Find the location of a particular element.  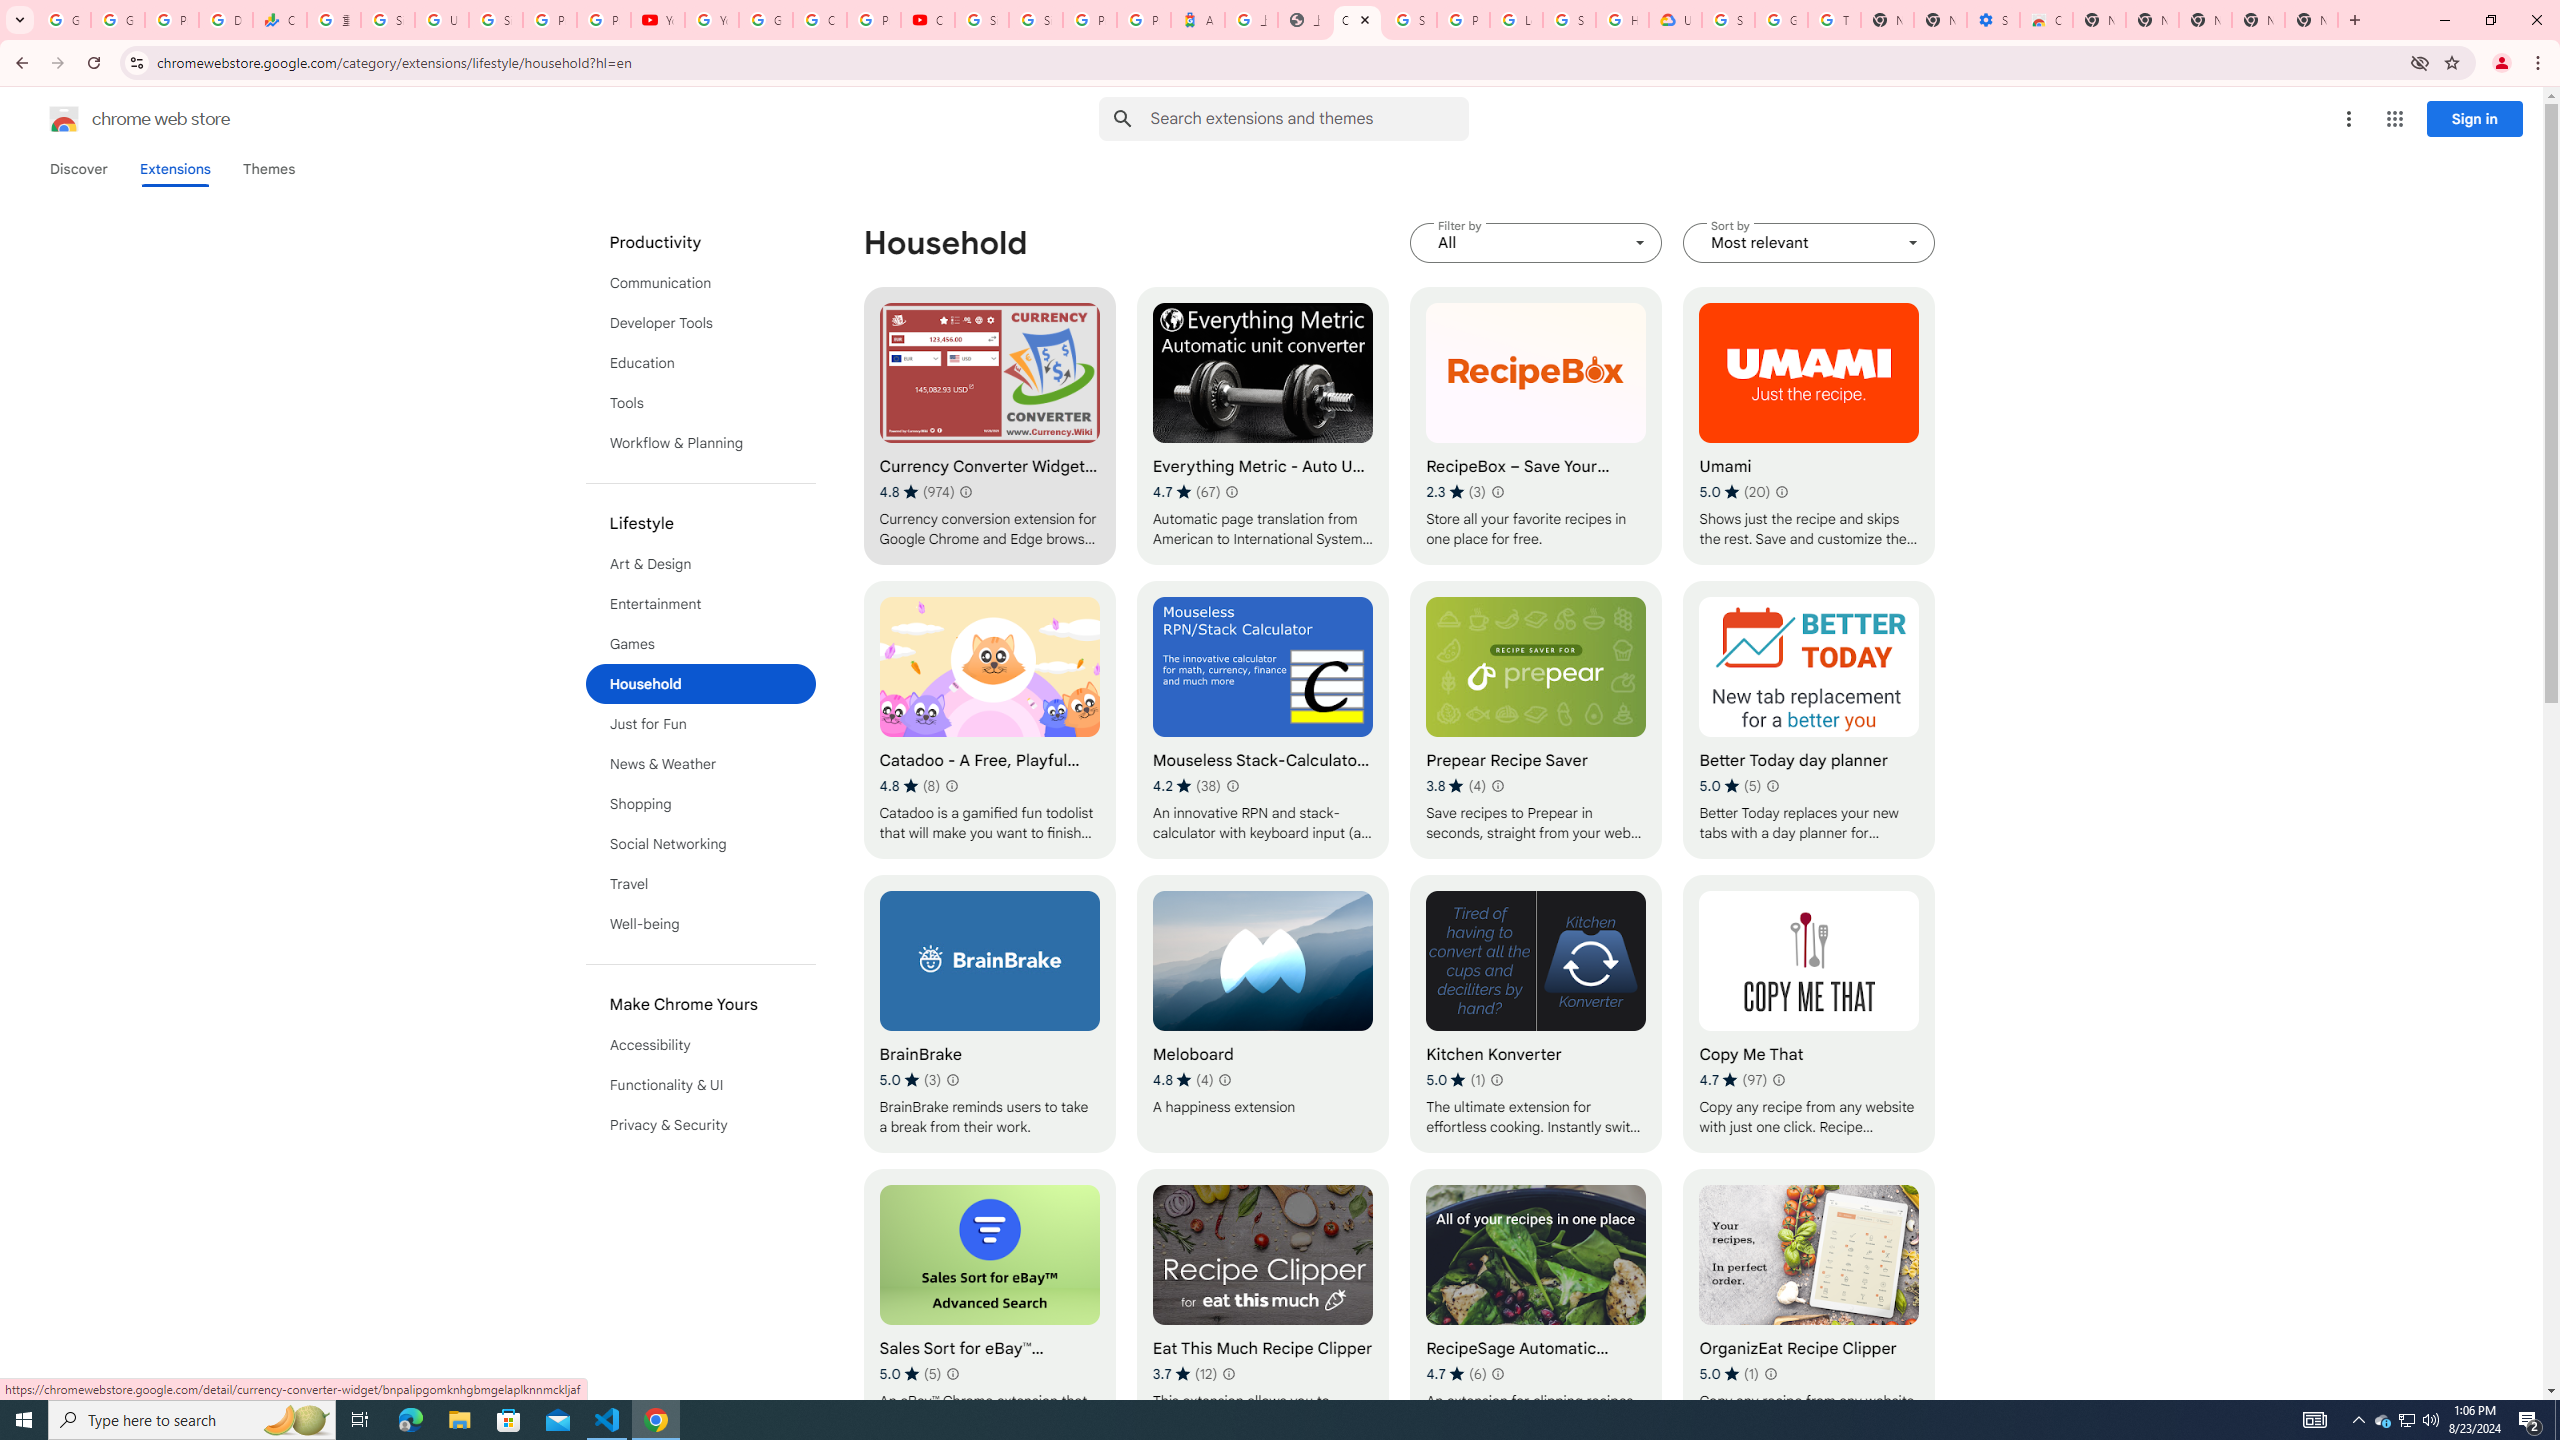

'Create your Google Account' is located at coordinates (819, 19).